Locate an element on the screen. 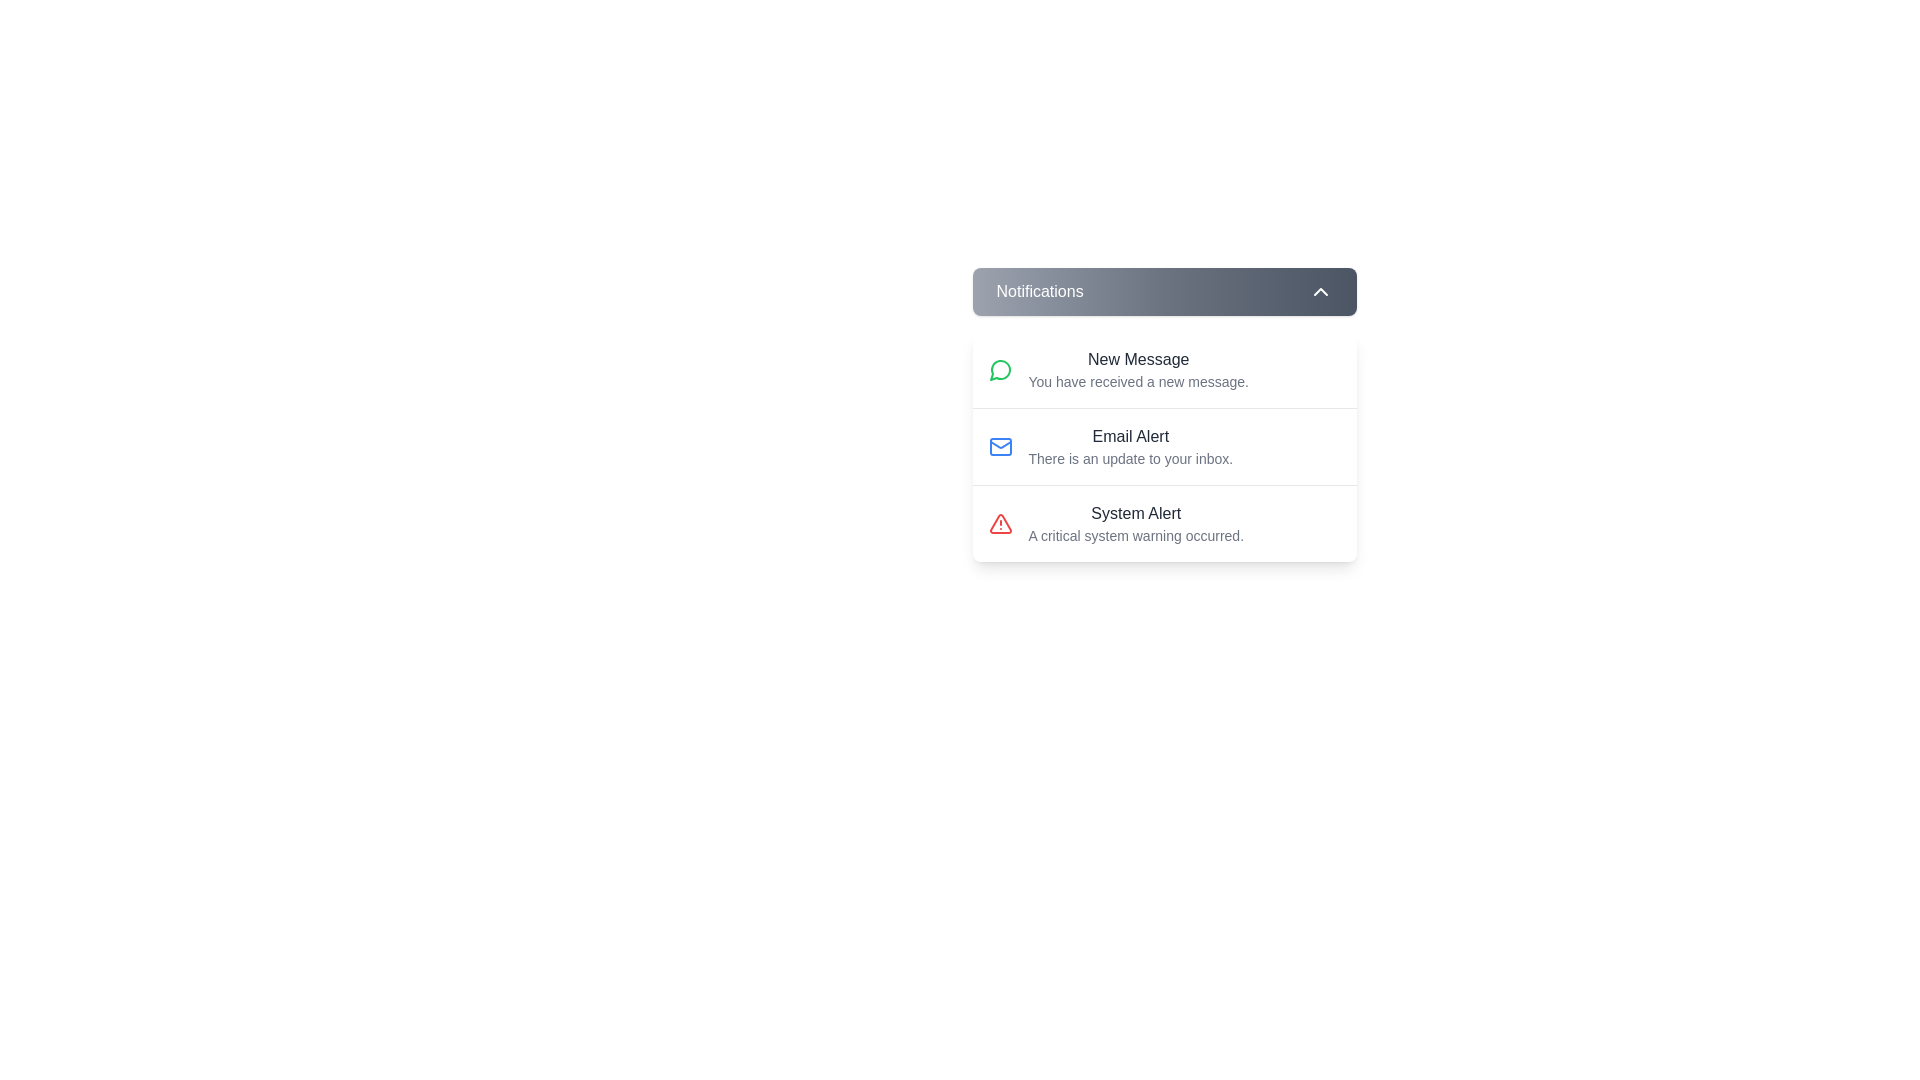  the 'New Message' notification item, which displays a bold title and a subtext indicating a new message is located at coordinates (1164, 370).